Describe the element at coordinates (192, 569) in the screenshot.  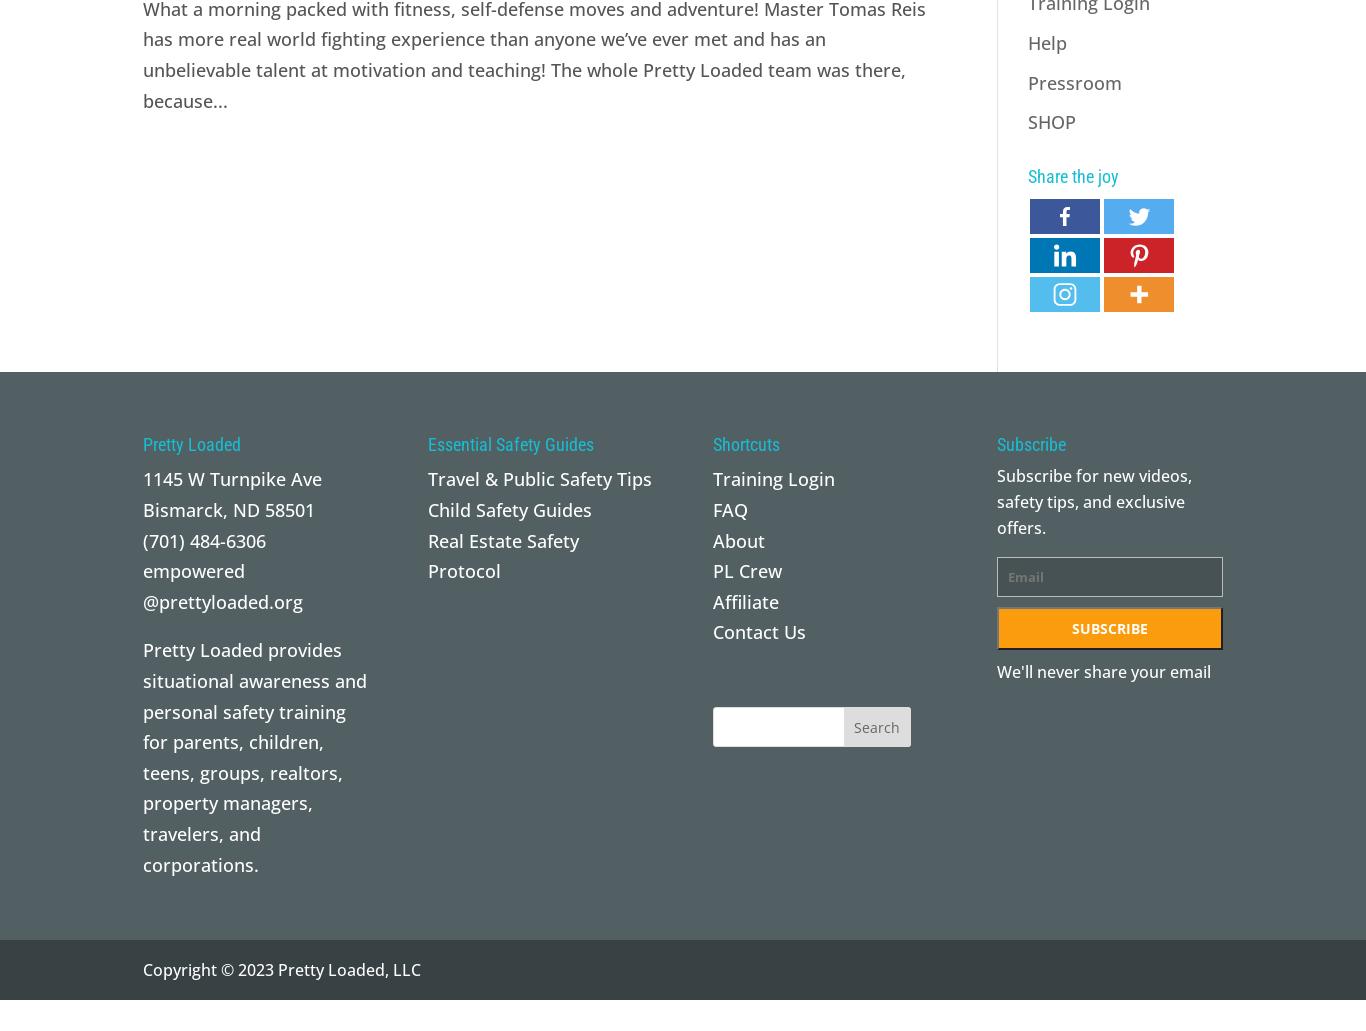
I see `'empowered'` at that location.